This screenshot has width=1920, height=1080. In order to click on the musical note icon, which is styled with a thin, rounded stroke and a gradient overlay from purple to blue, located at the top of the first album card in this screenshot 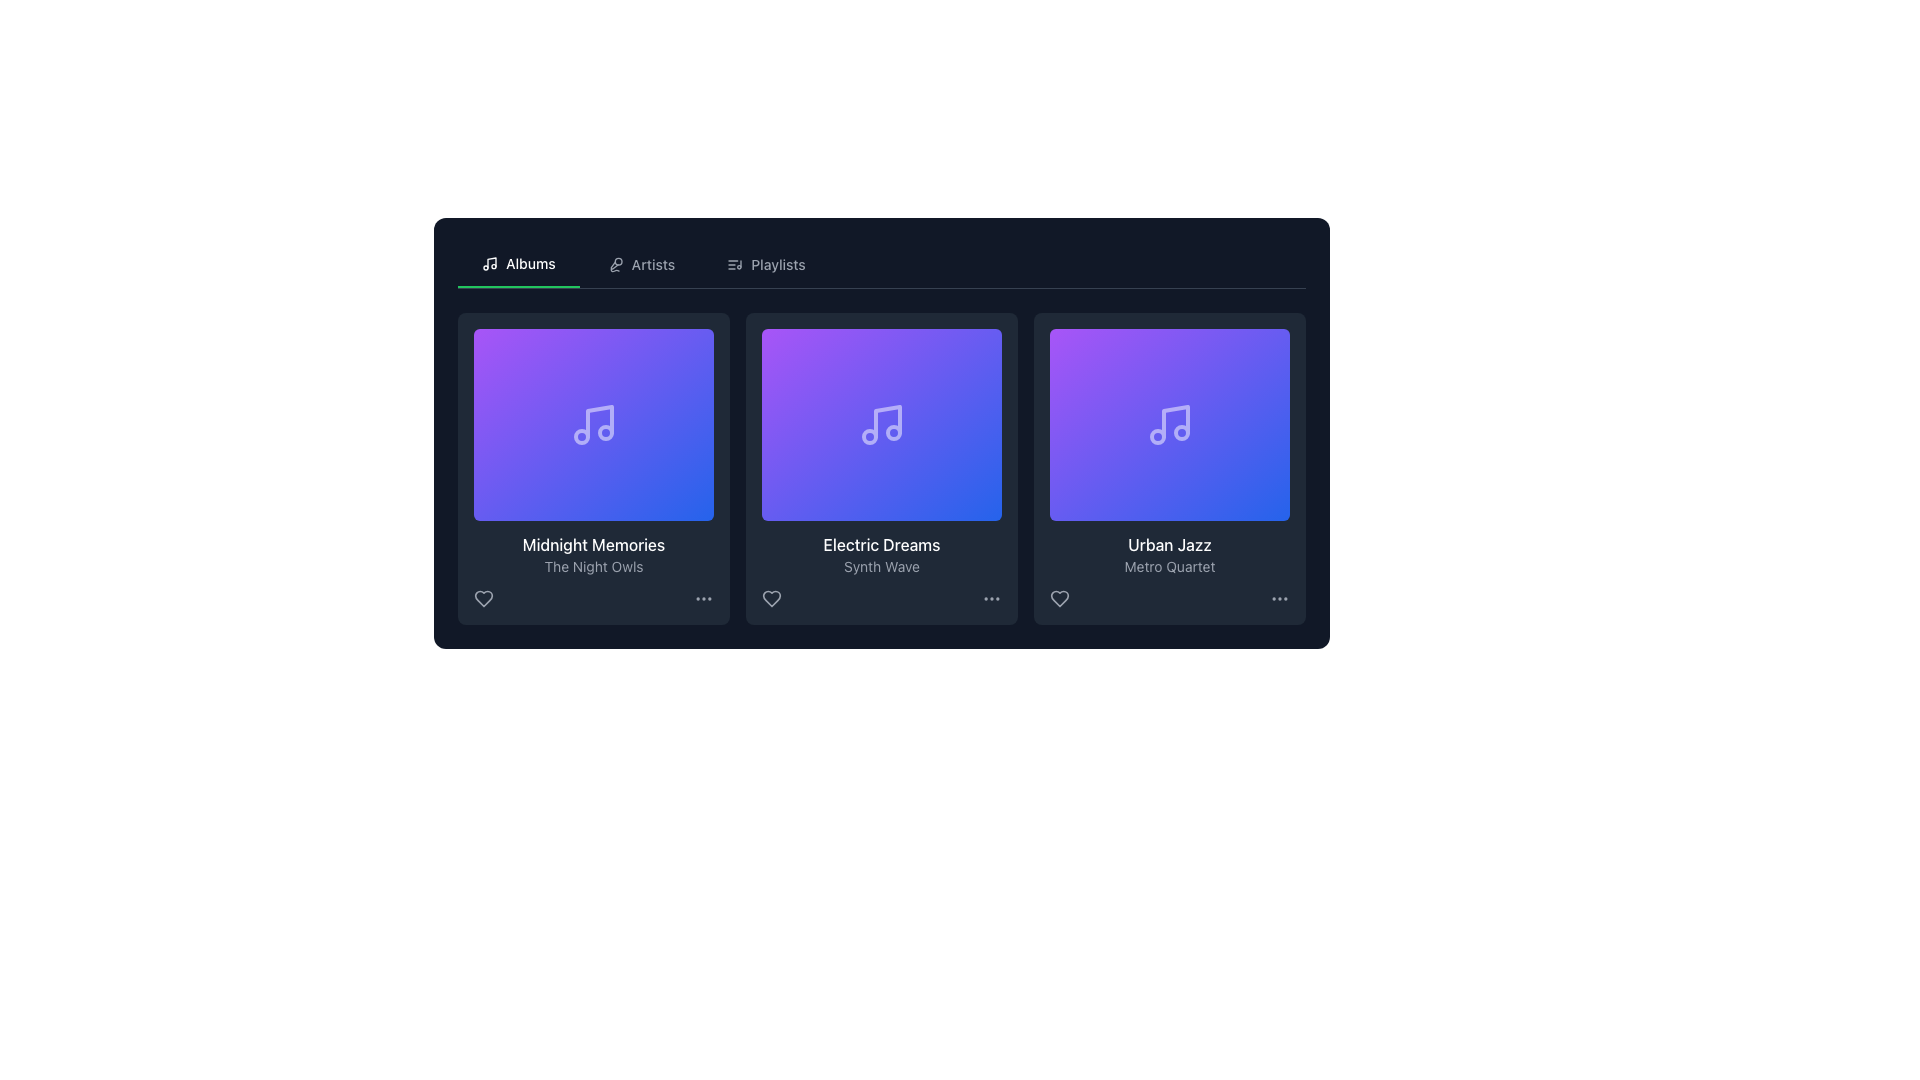, I will do `click(593, 423)`.